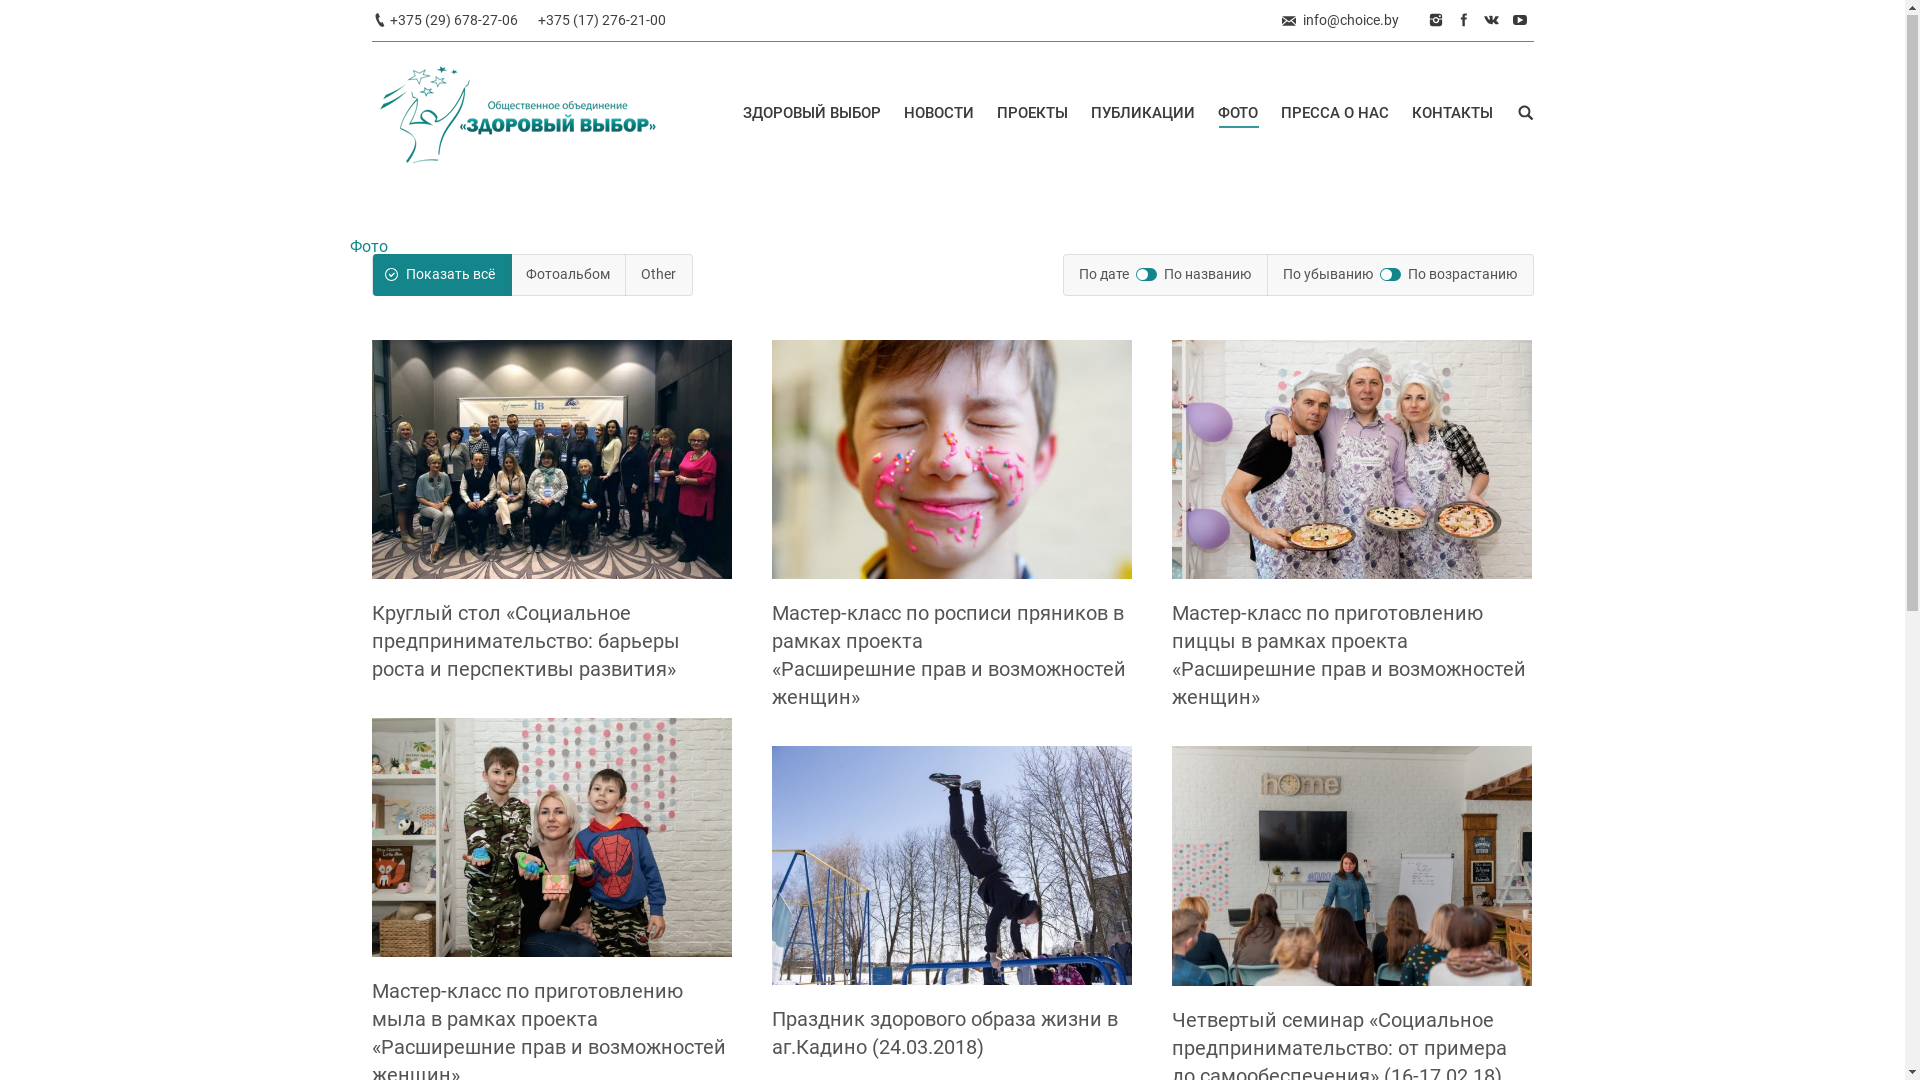 The height and width of the screenshot is (1080, 1920). I want to click on ' ', so click(1525, 113).